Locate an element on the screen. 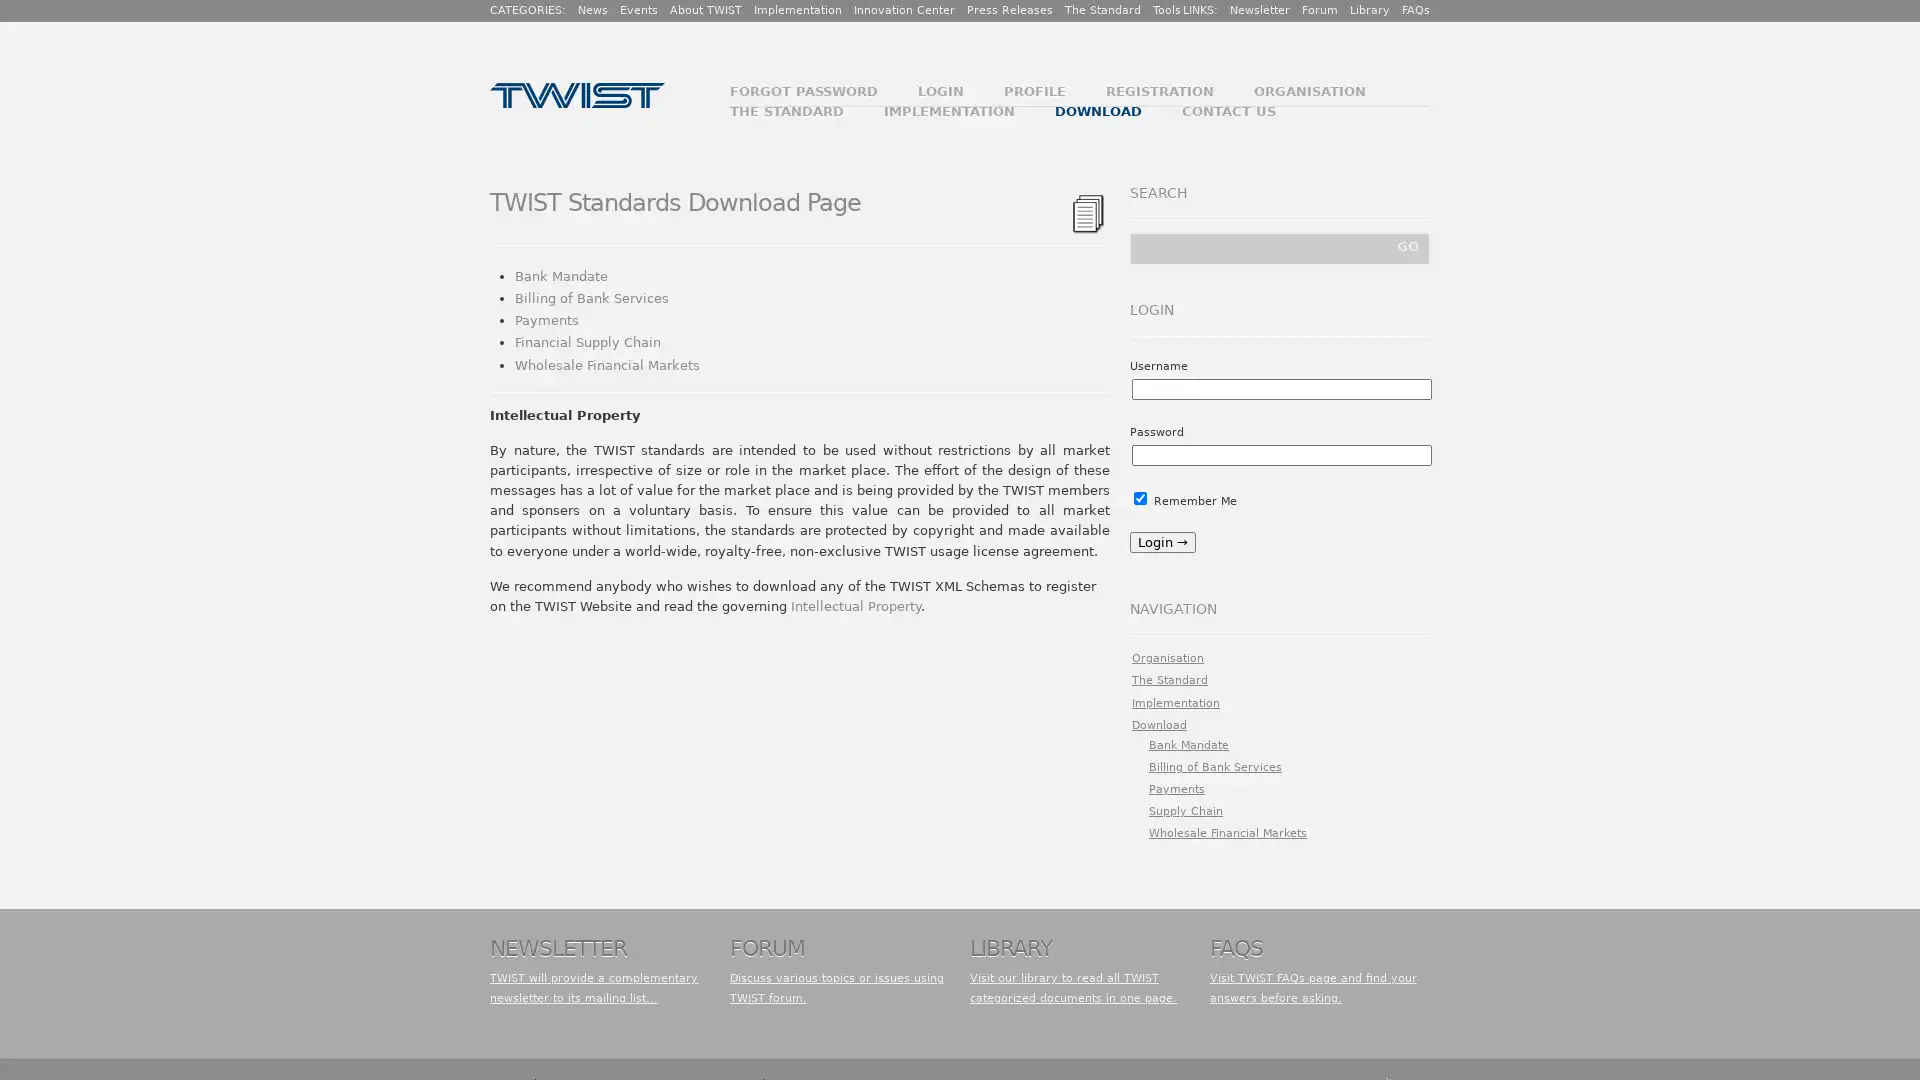 This screenshot has width=1920, height=1080. Login is located at coordinates (1162, 542).